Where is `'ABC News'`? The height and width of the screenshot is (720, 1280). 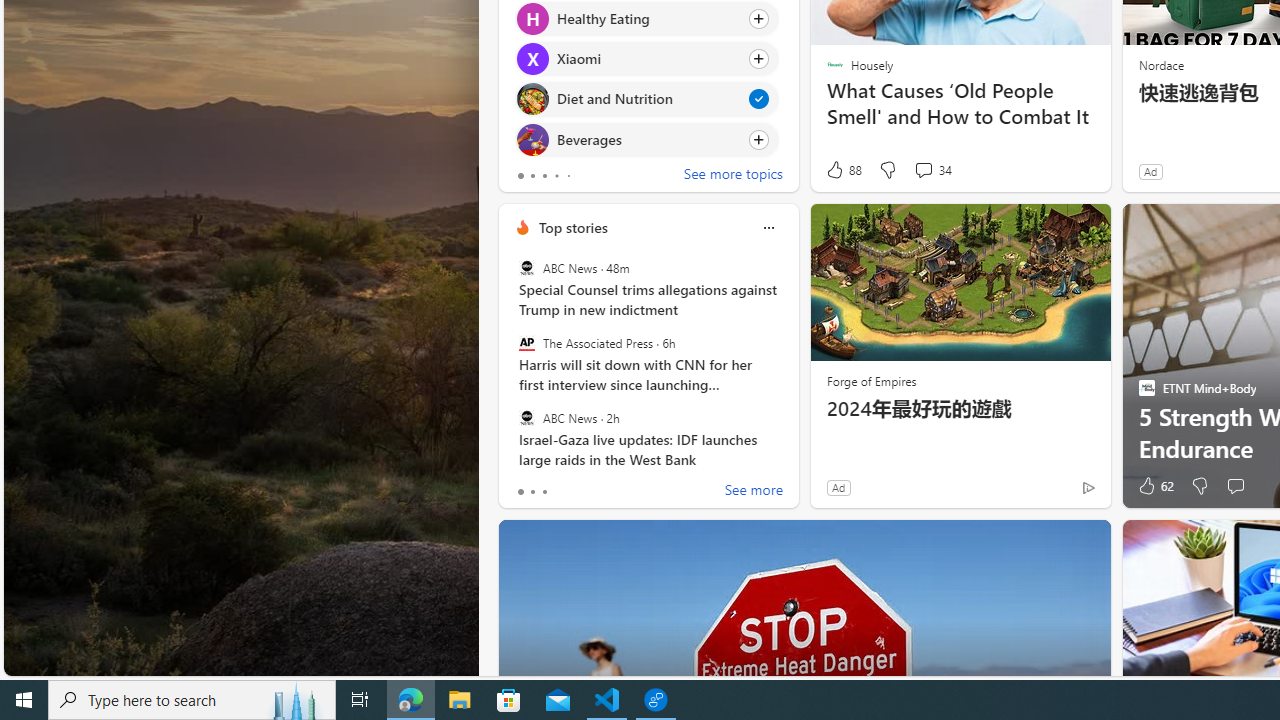
'ABC News' is located at coordinates (526, 416).